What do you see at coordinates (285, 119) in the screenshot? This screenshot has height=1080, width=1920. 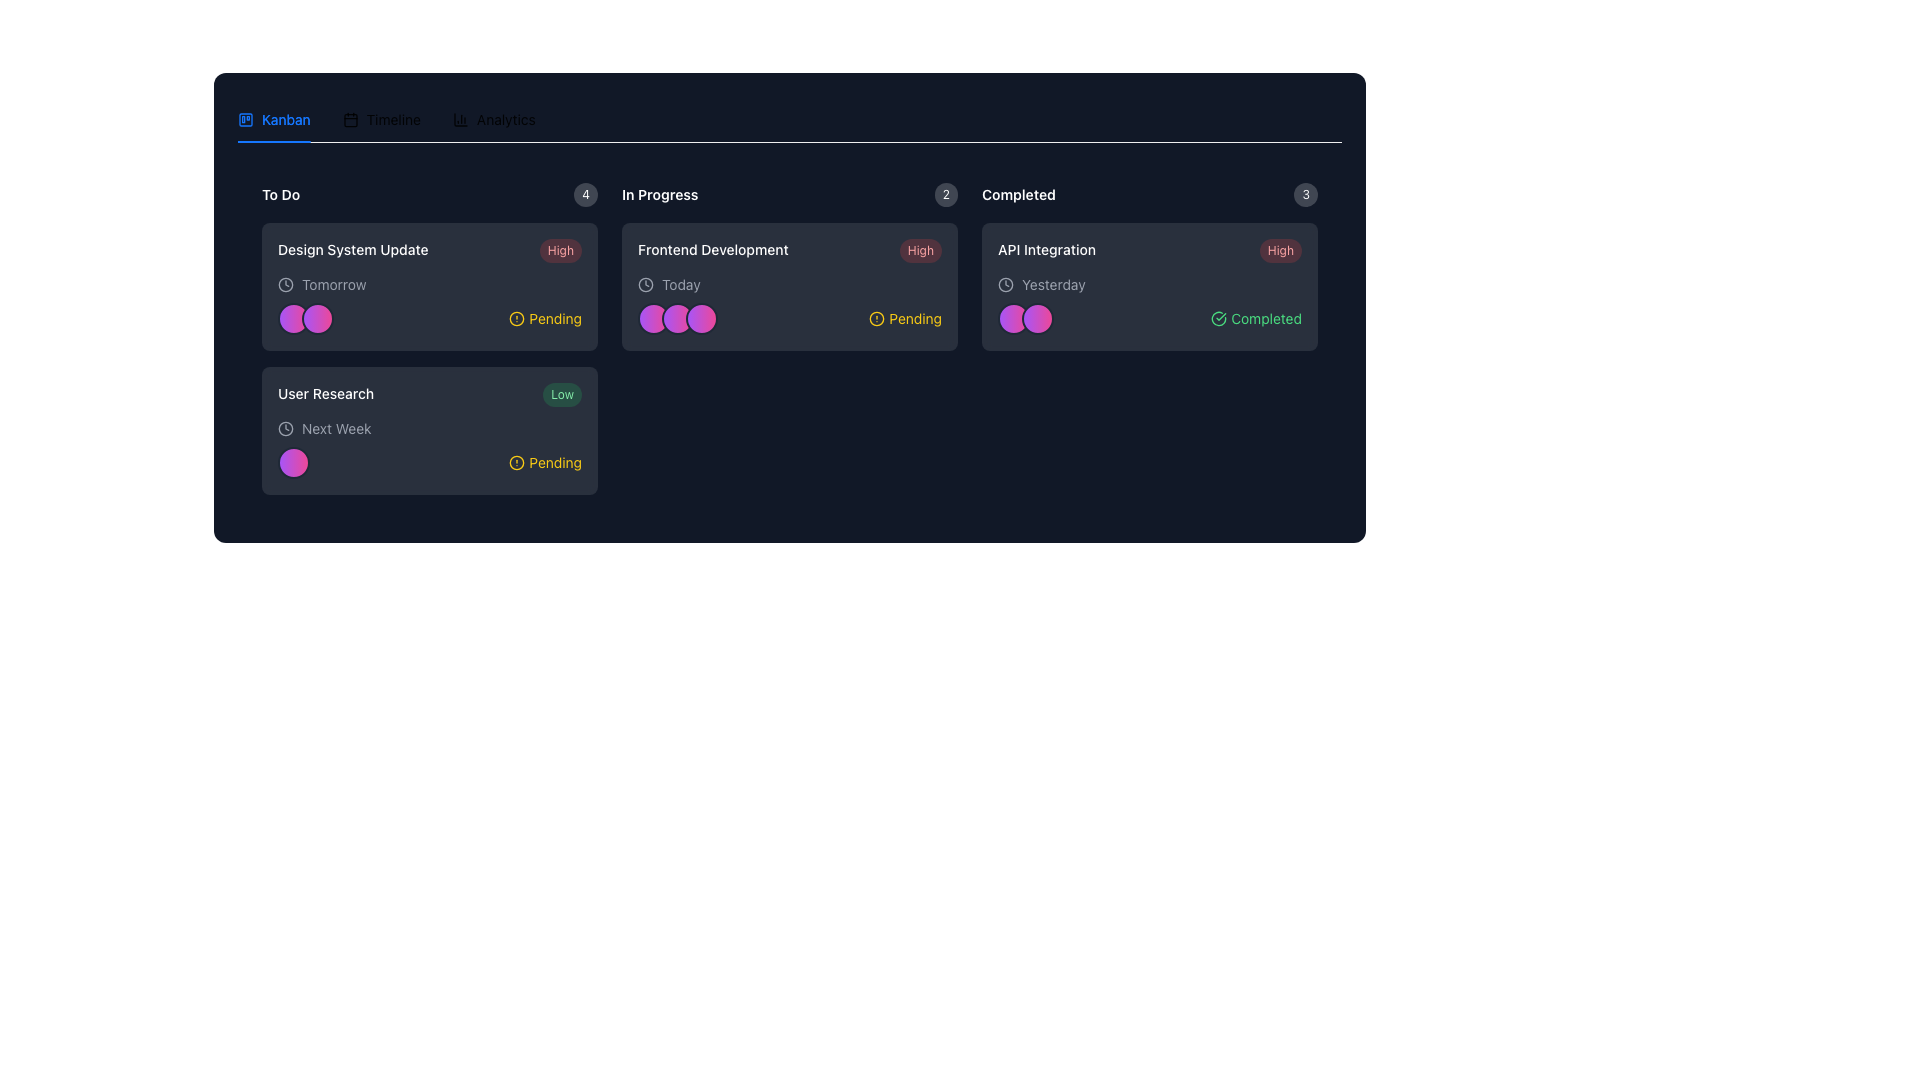 I see `the 'Kanban' navigation link in the top-left portion of the navigation bar` at bounding box center [285, 119].